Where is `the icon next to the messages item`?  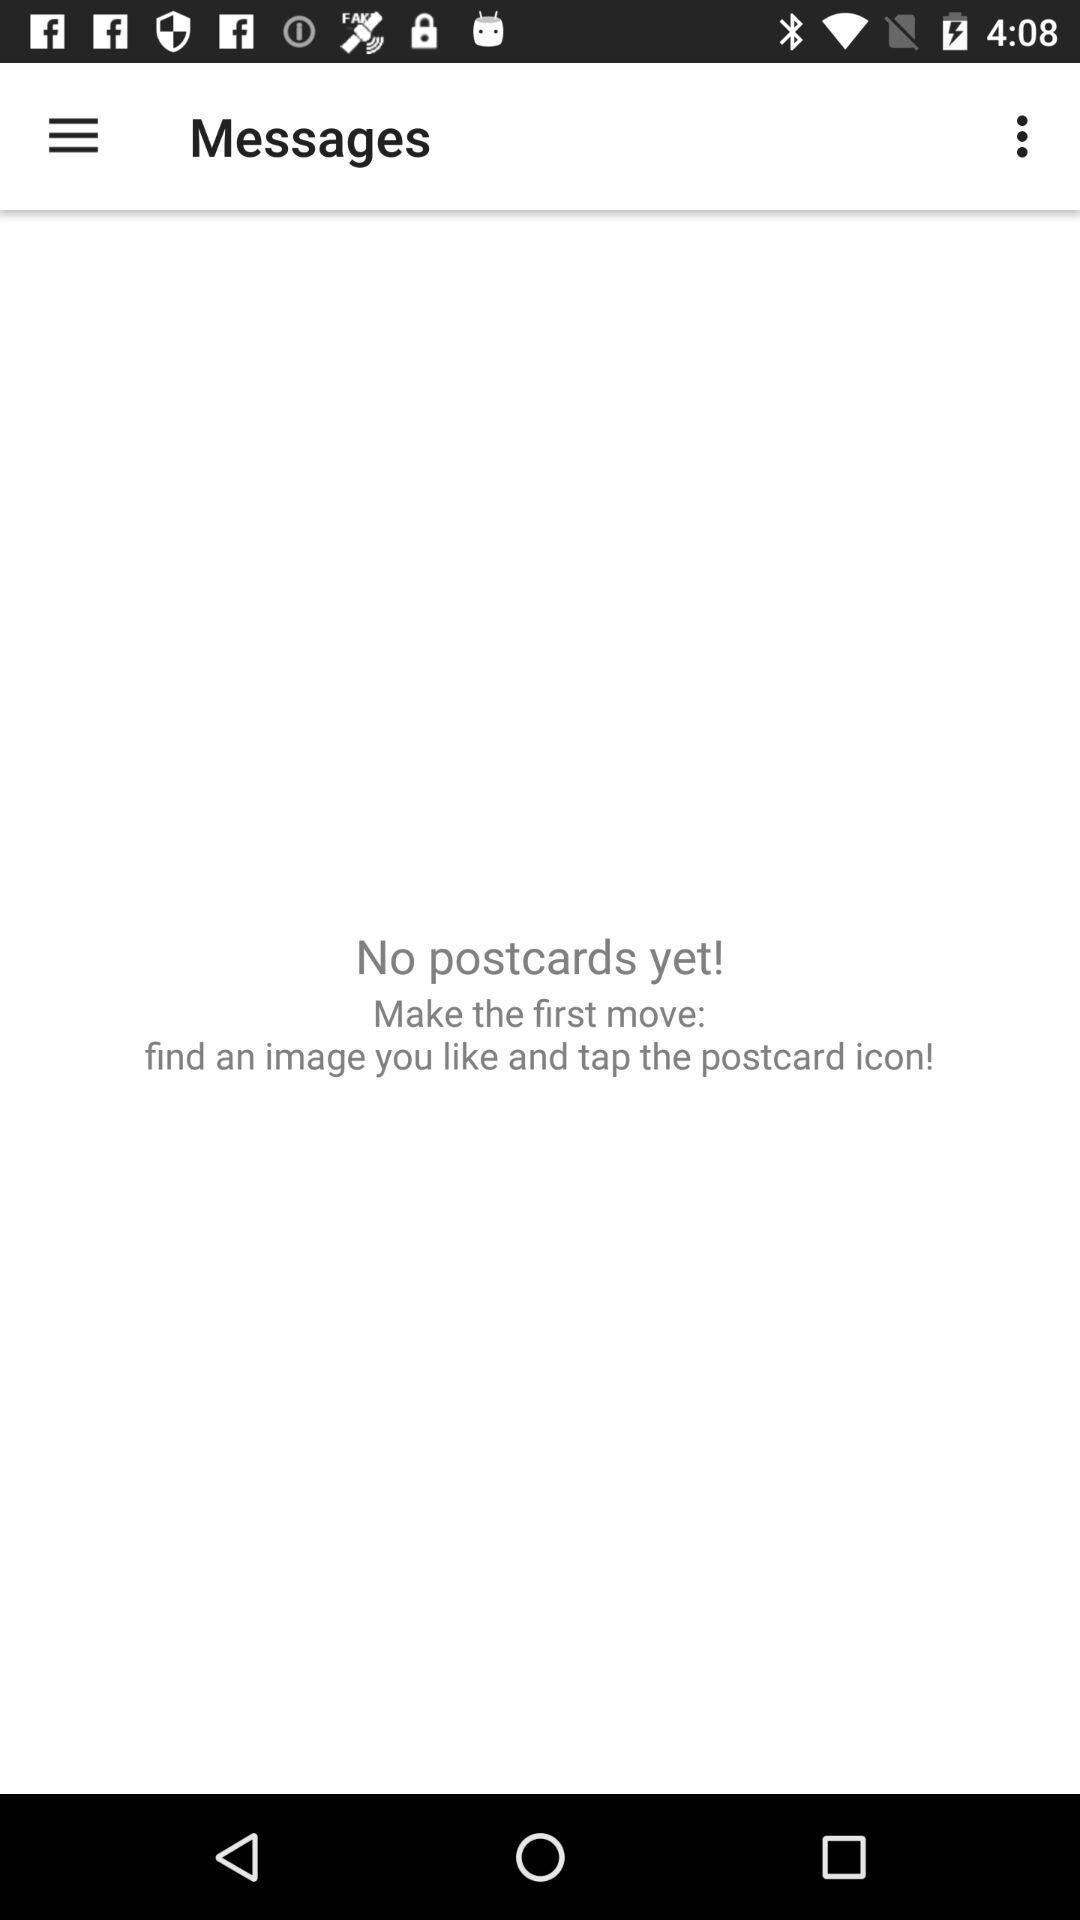
the icon next to the messages item is located at coordinates (1027, 135).